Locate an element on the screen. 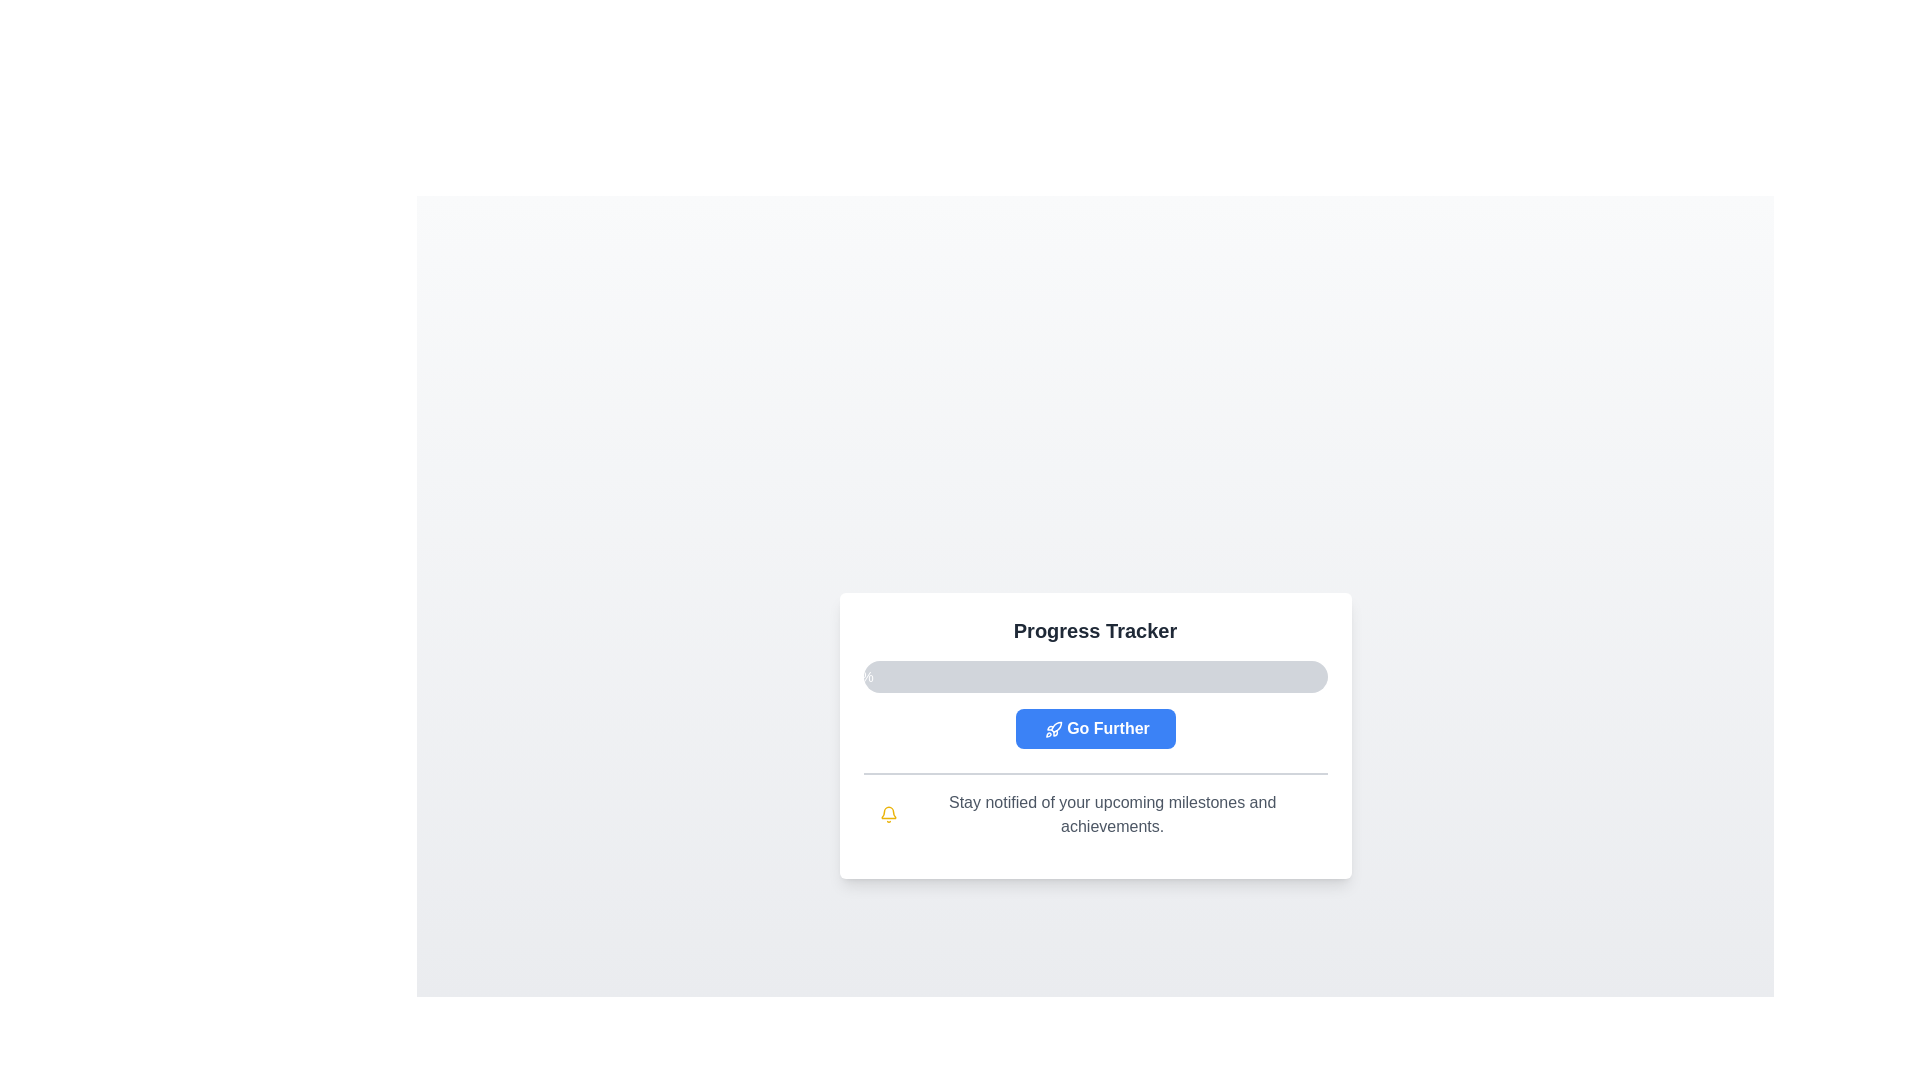  the Text Label at the top of the white rounded card component that indicates its purpose as a progress tracker is located at coordinates (1094, 631).